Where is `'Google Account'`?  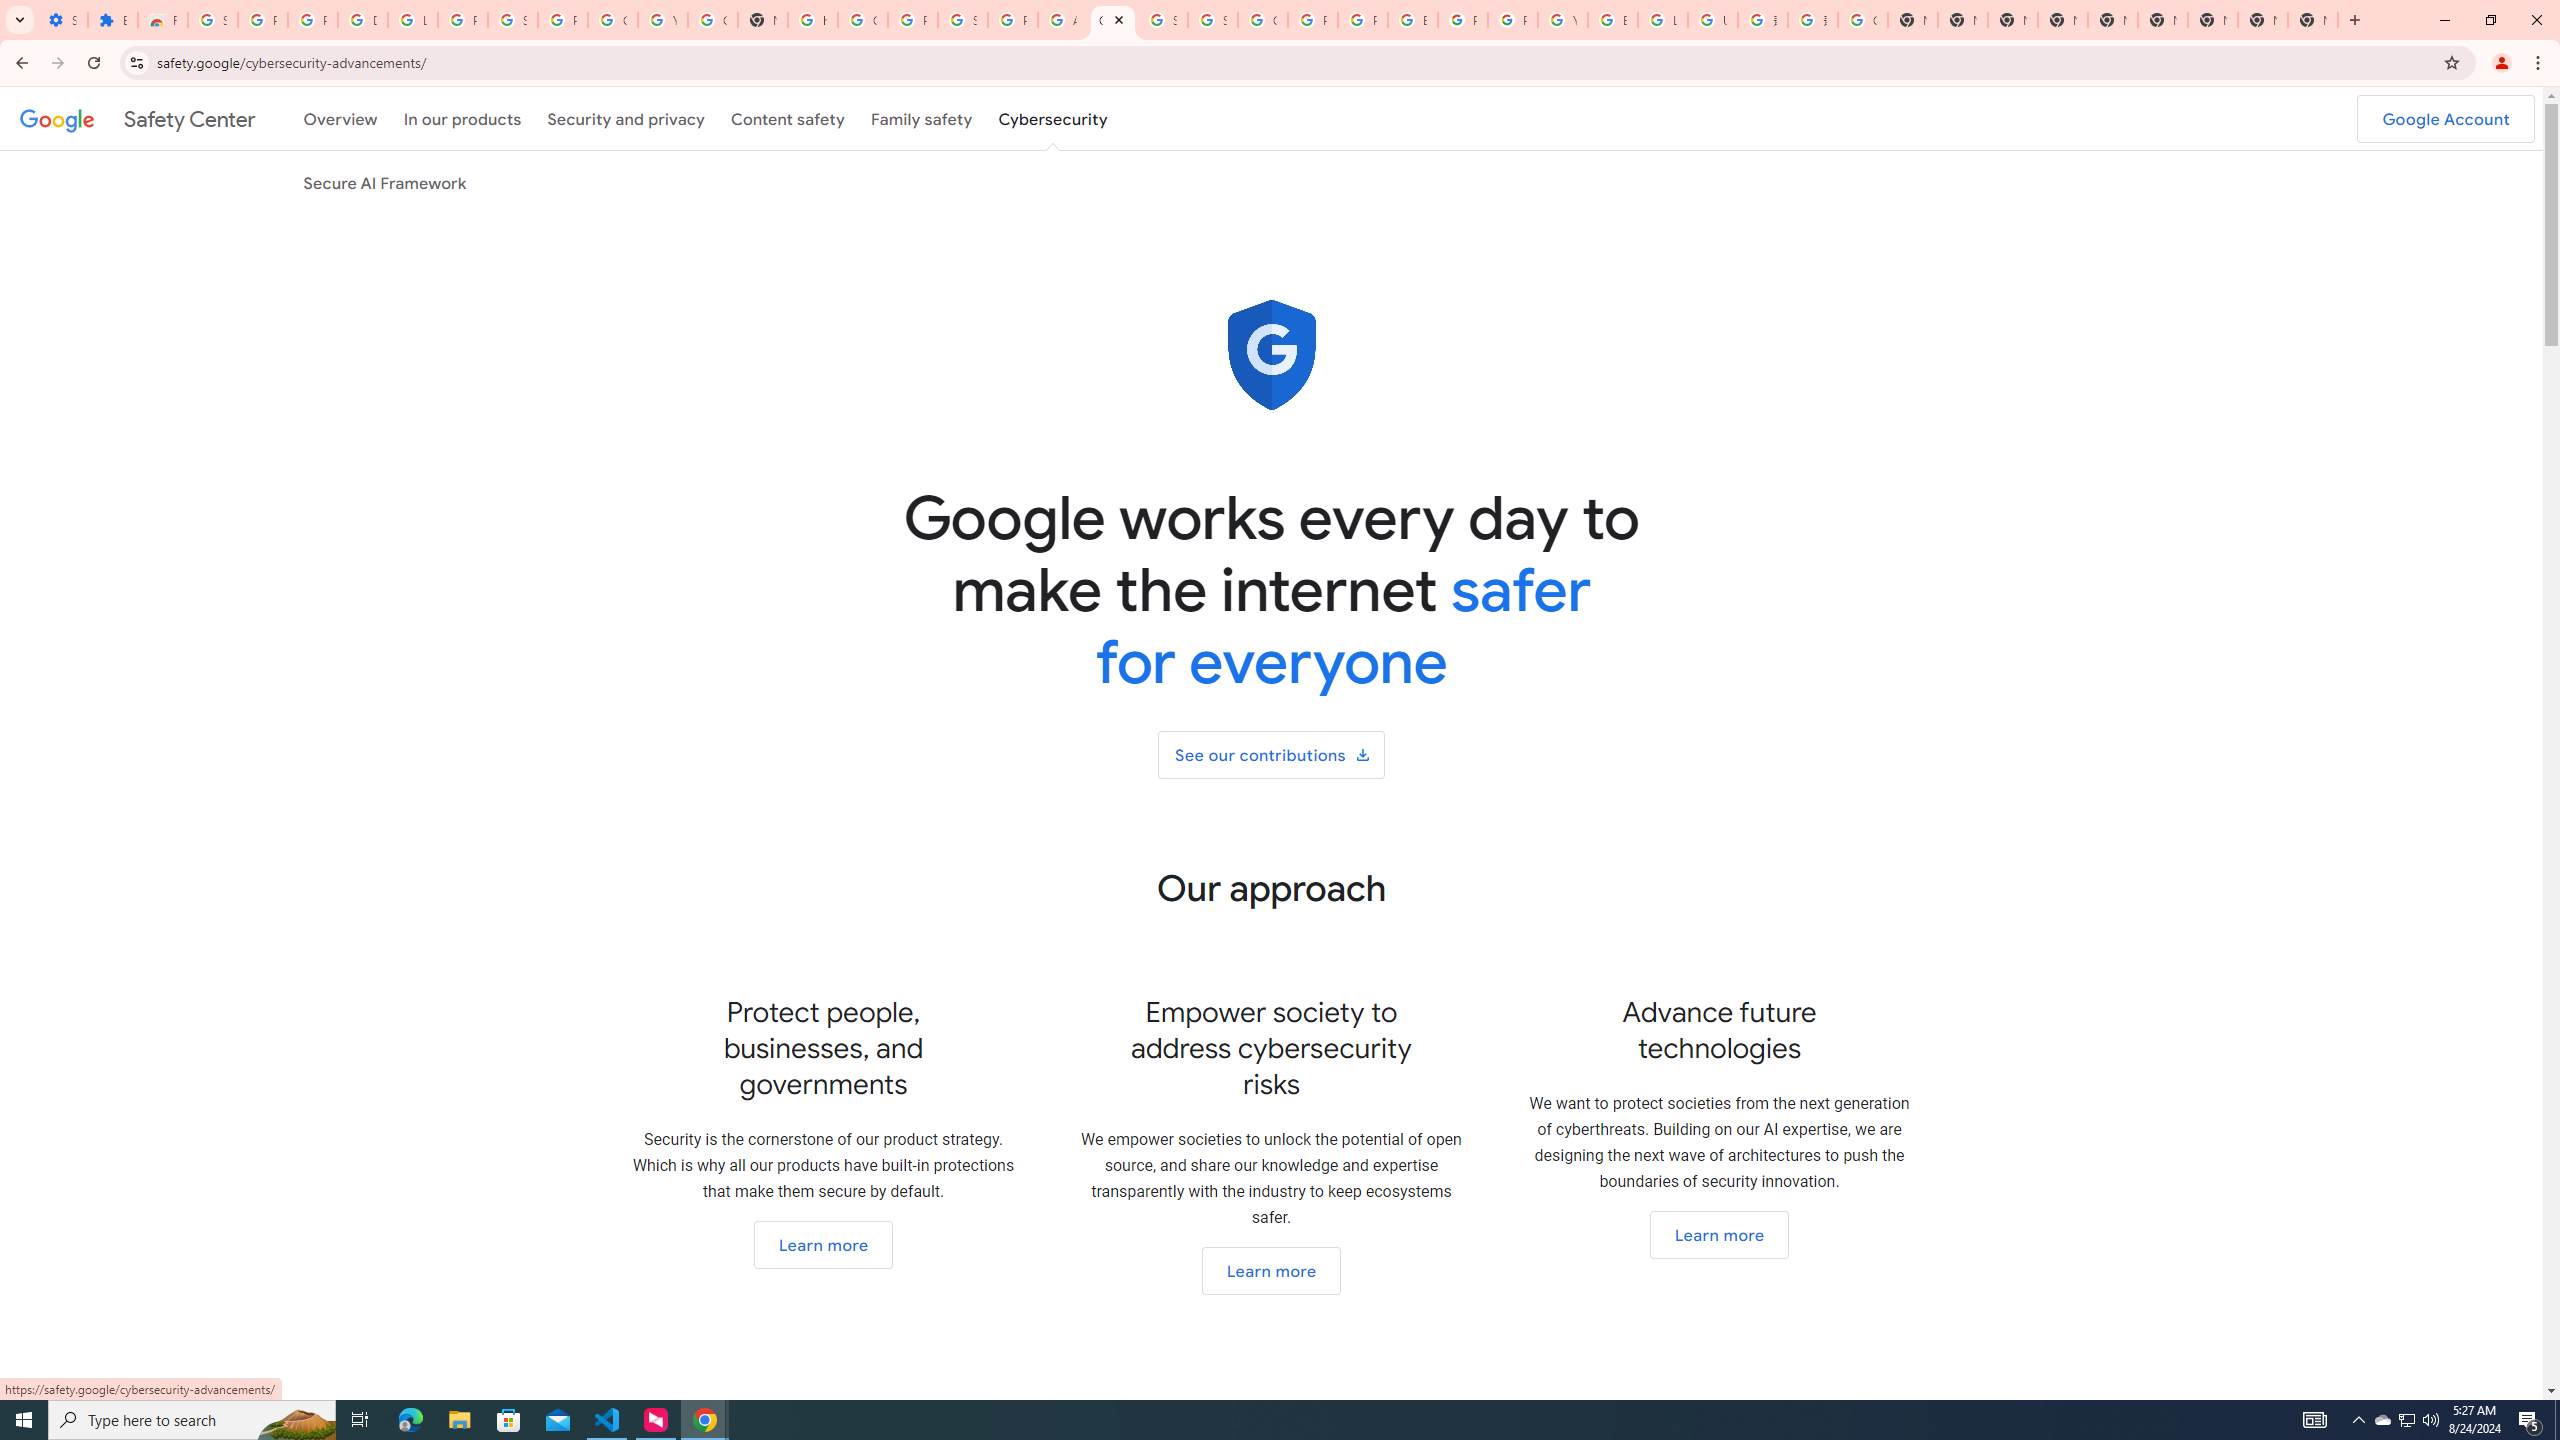
'Google Account' is located at coordinates (2445, 118).